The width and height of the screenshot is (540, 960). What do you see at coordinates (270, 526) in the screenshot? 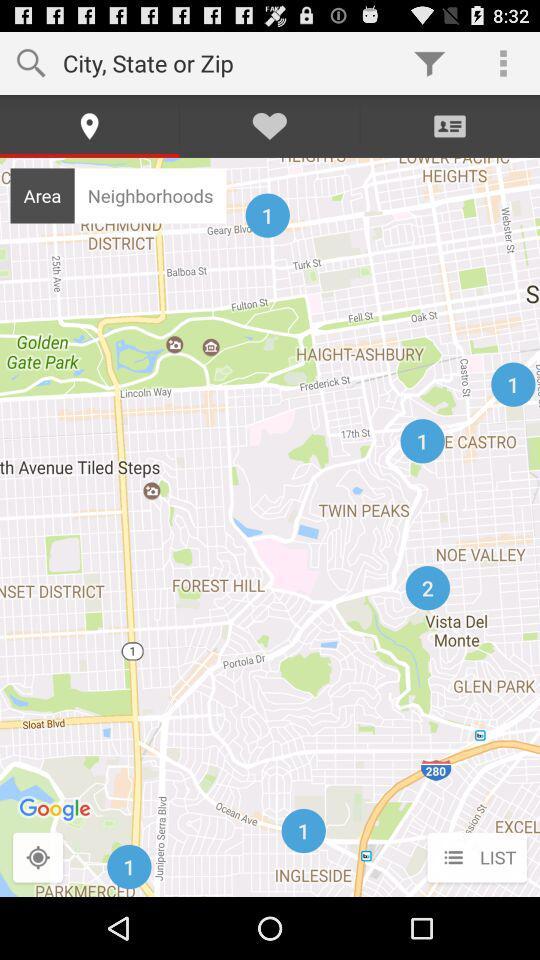
I see `icon at the center` at bounding box center [270, 526].